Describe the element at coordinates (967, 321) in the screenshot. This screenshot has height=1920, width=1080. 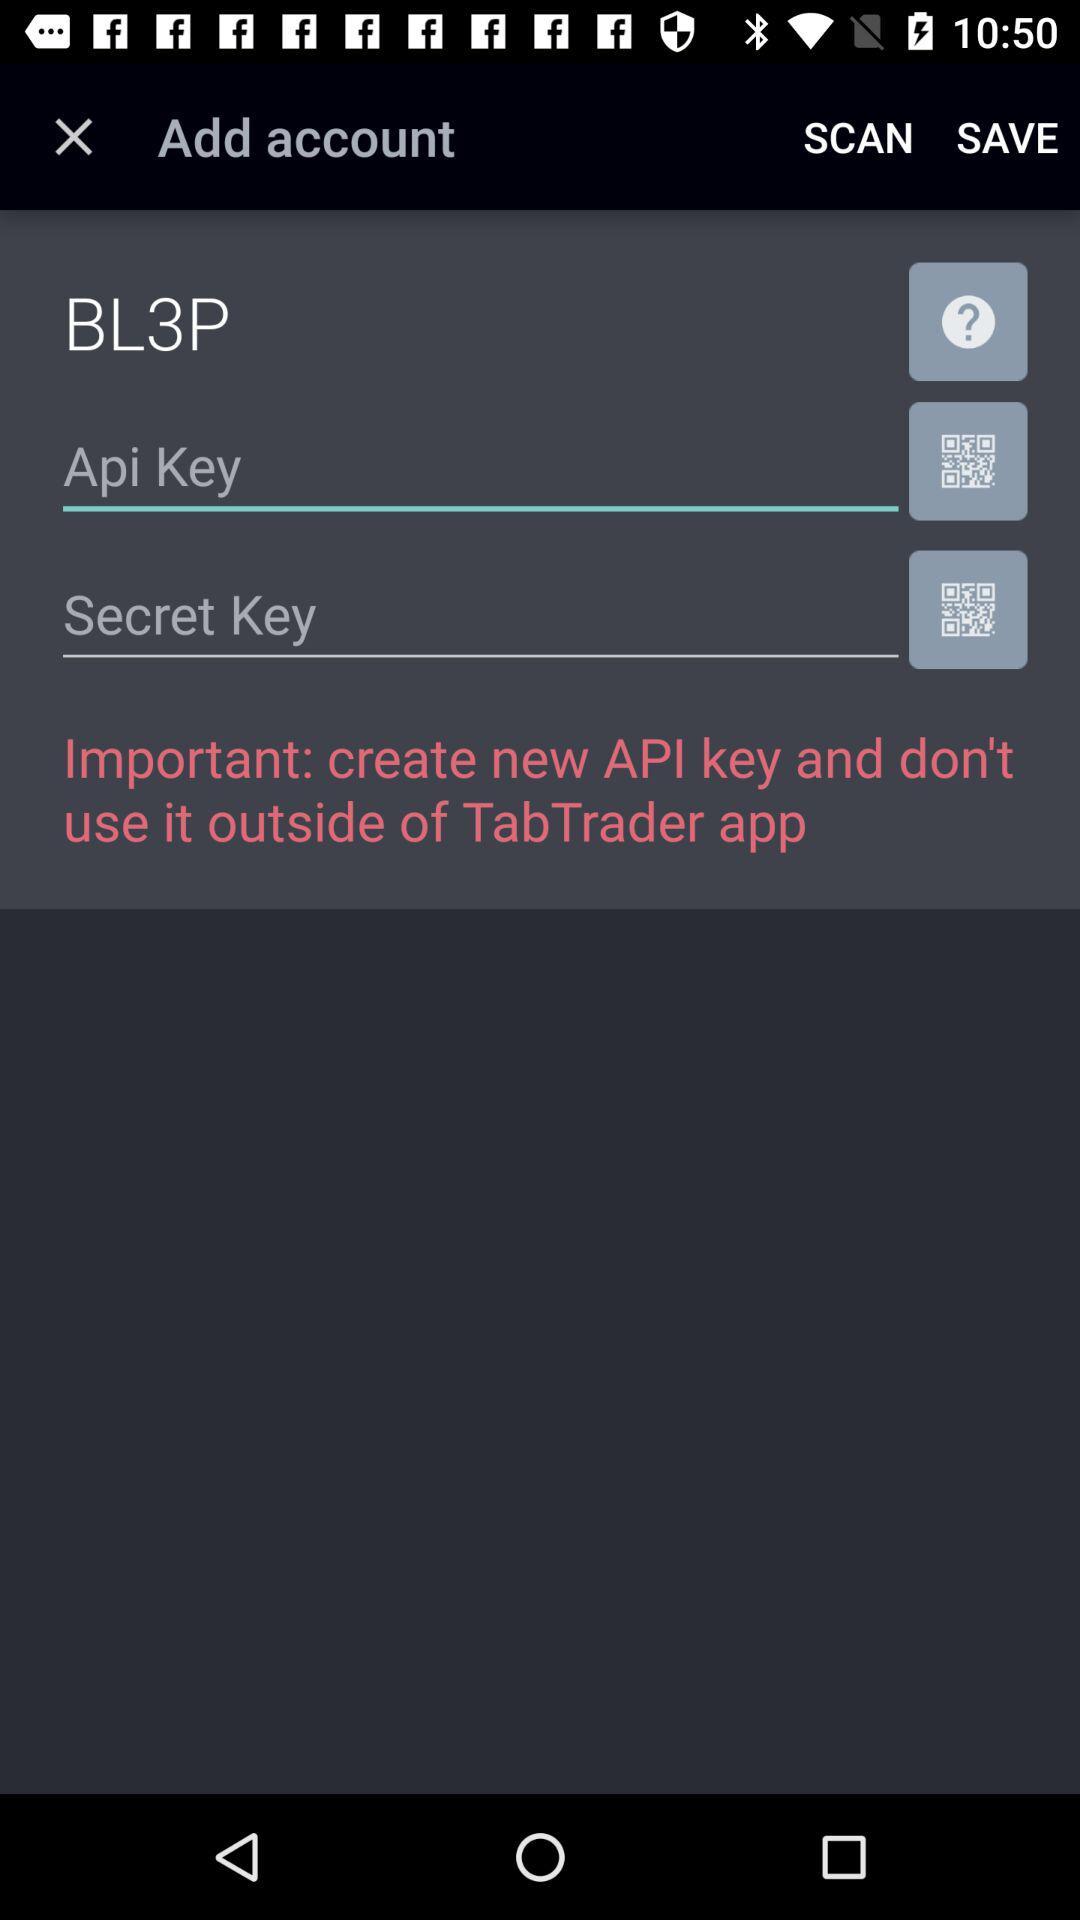
I see `the icon to the right of bl3p item` at that location.